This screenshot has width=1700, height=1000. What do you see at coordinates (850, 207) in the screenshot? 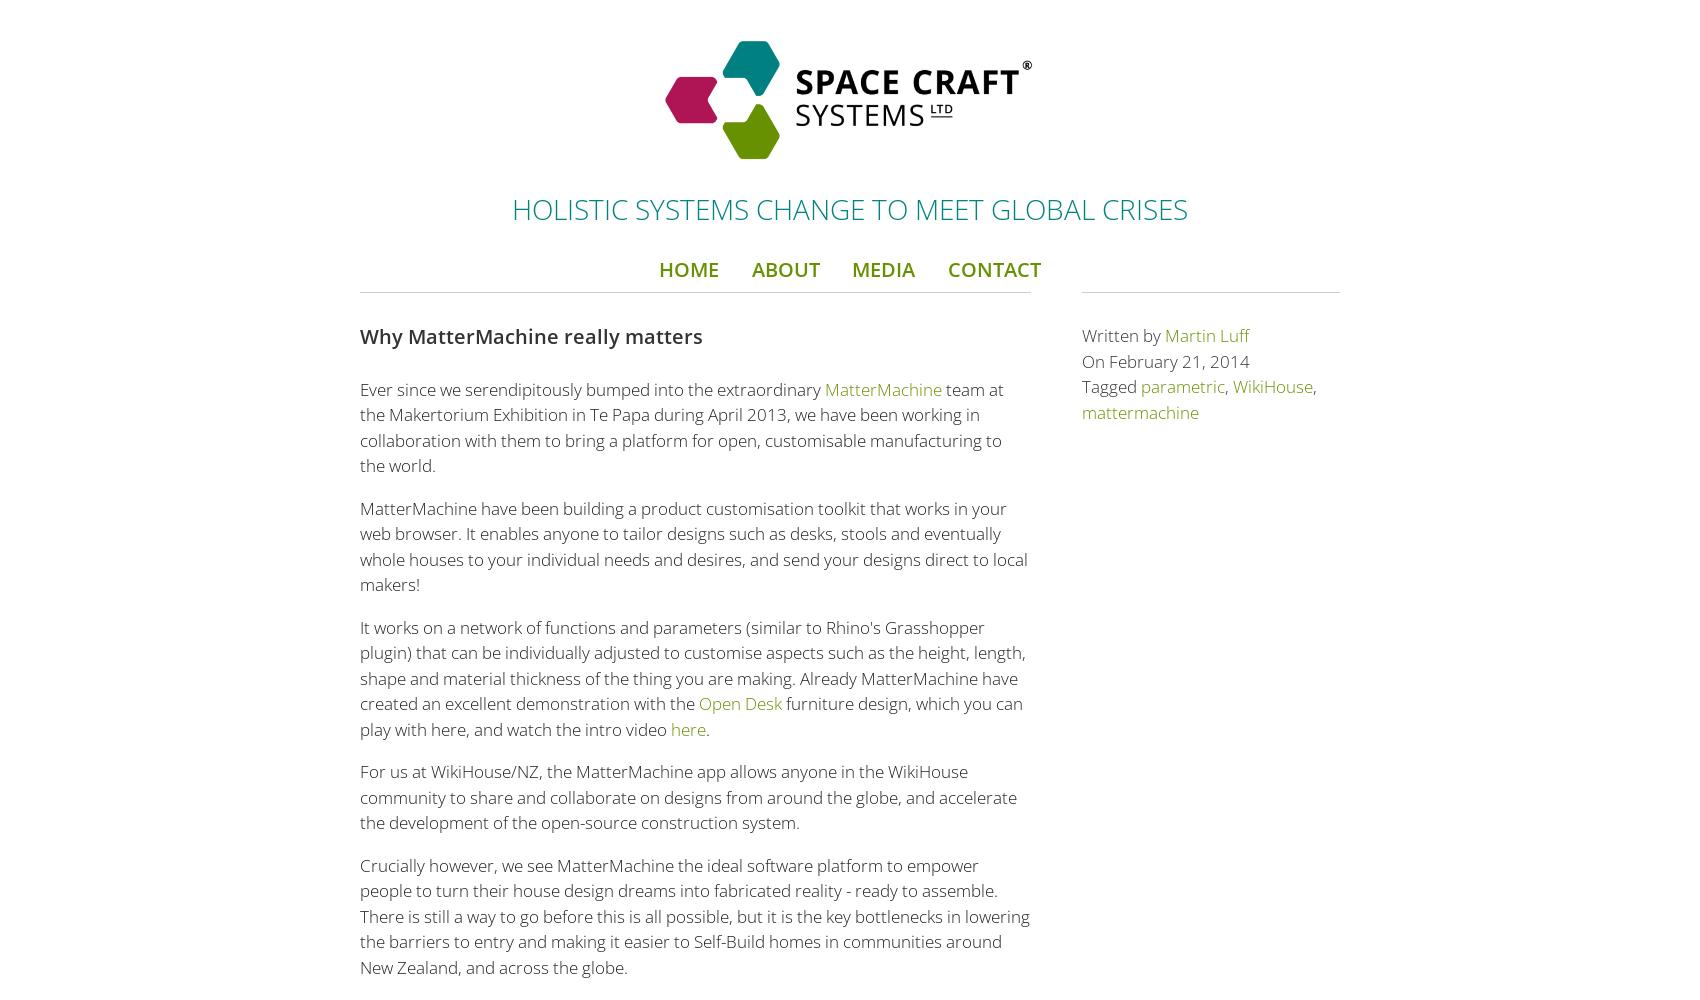
I see `'holistic systems change to meet global crises'` at bounding box center [850, 207].